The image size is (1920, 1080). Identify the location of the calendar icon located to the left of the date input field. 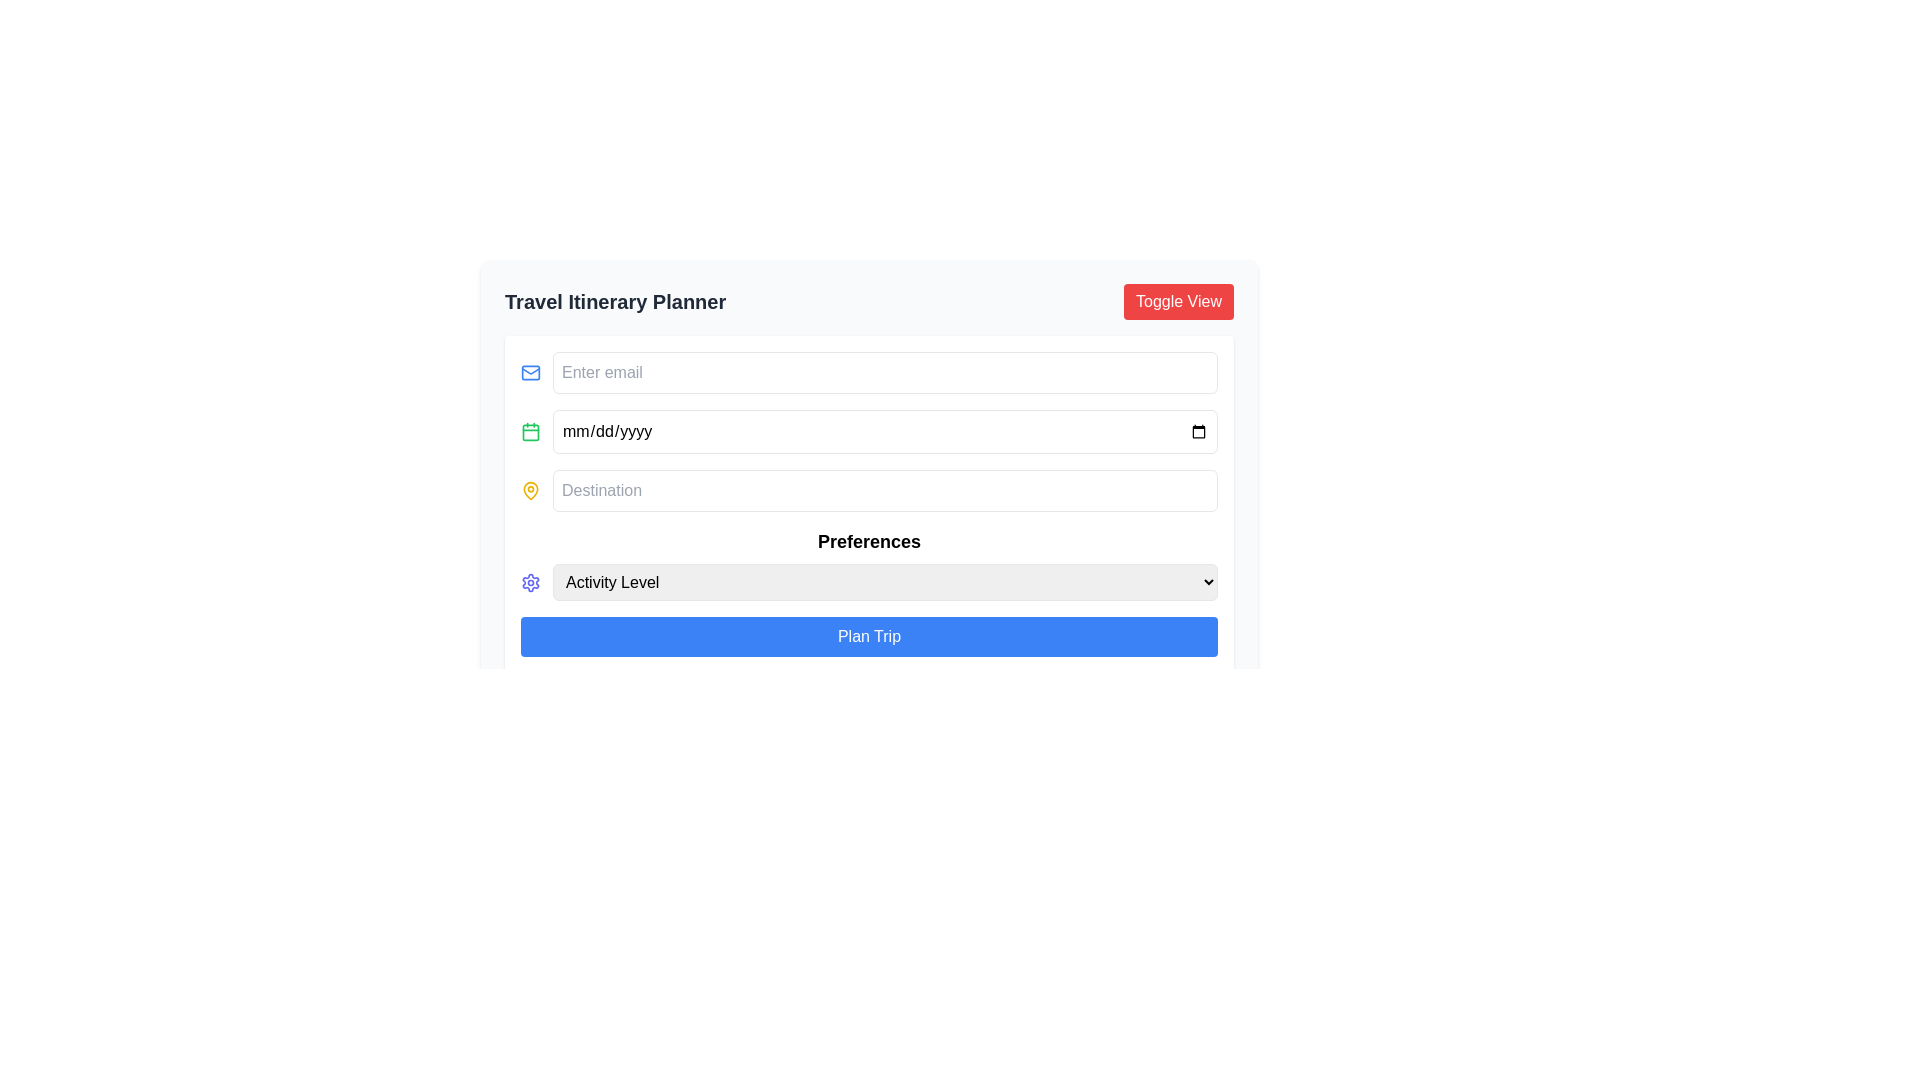
(531, 431).